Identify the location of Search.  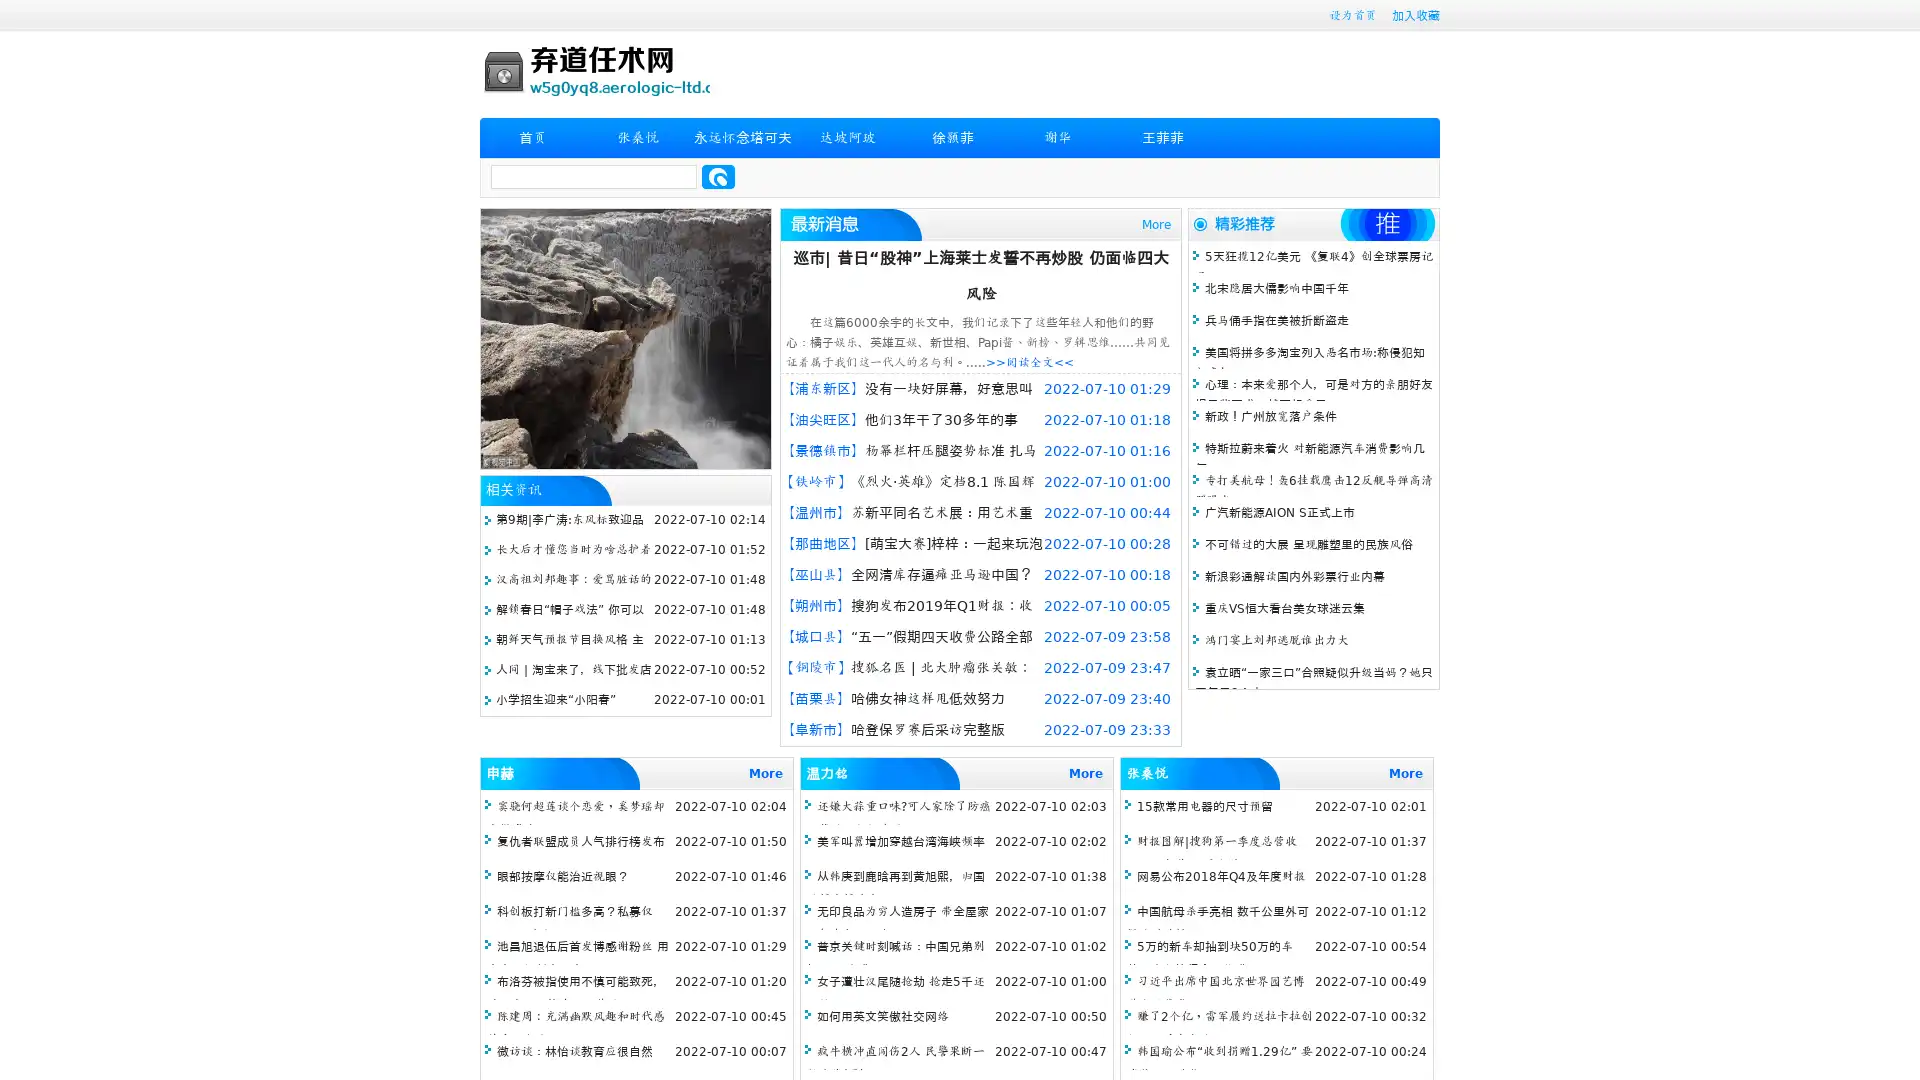
(718, 176).